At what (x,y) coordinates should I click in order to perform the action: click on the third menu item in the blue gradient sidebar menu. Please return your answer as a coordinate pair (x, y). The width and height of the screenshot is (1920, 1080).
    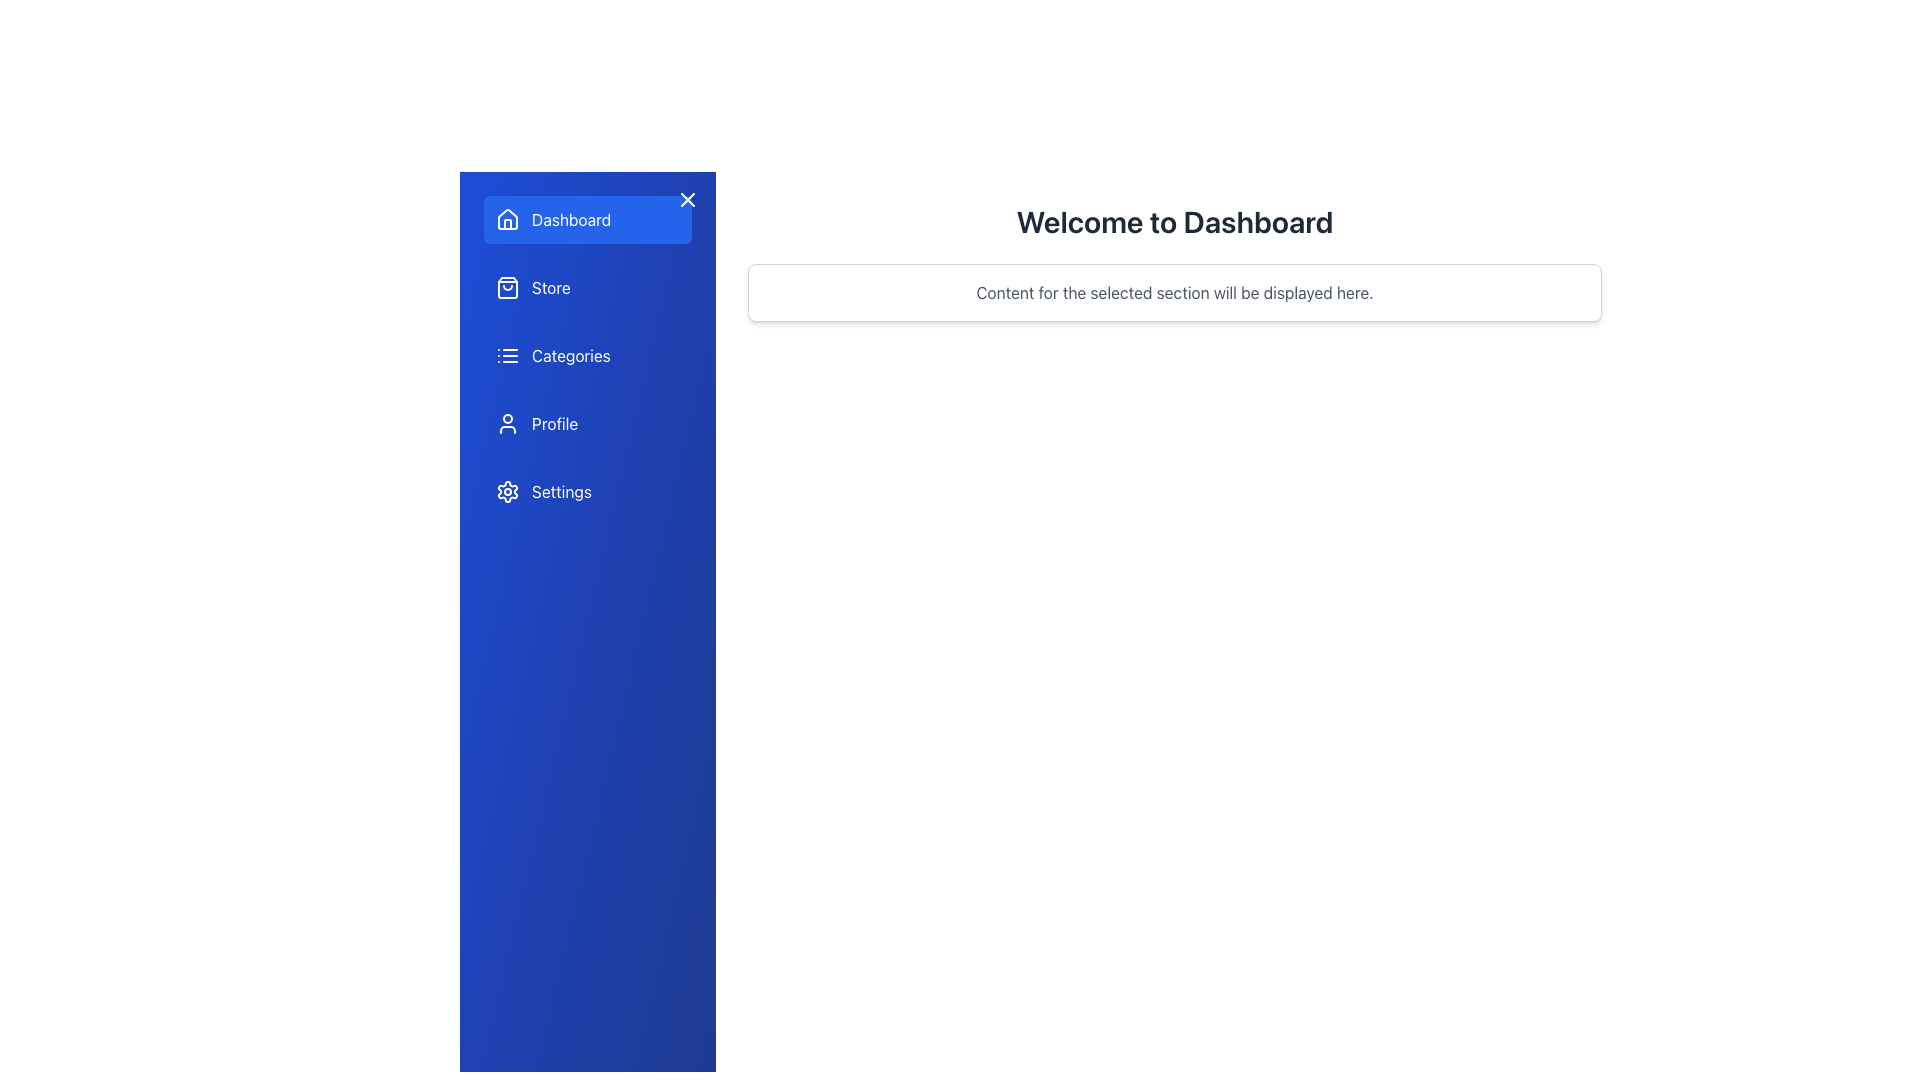
    Looking at the image, I should click on (587, 354).